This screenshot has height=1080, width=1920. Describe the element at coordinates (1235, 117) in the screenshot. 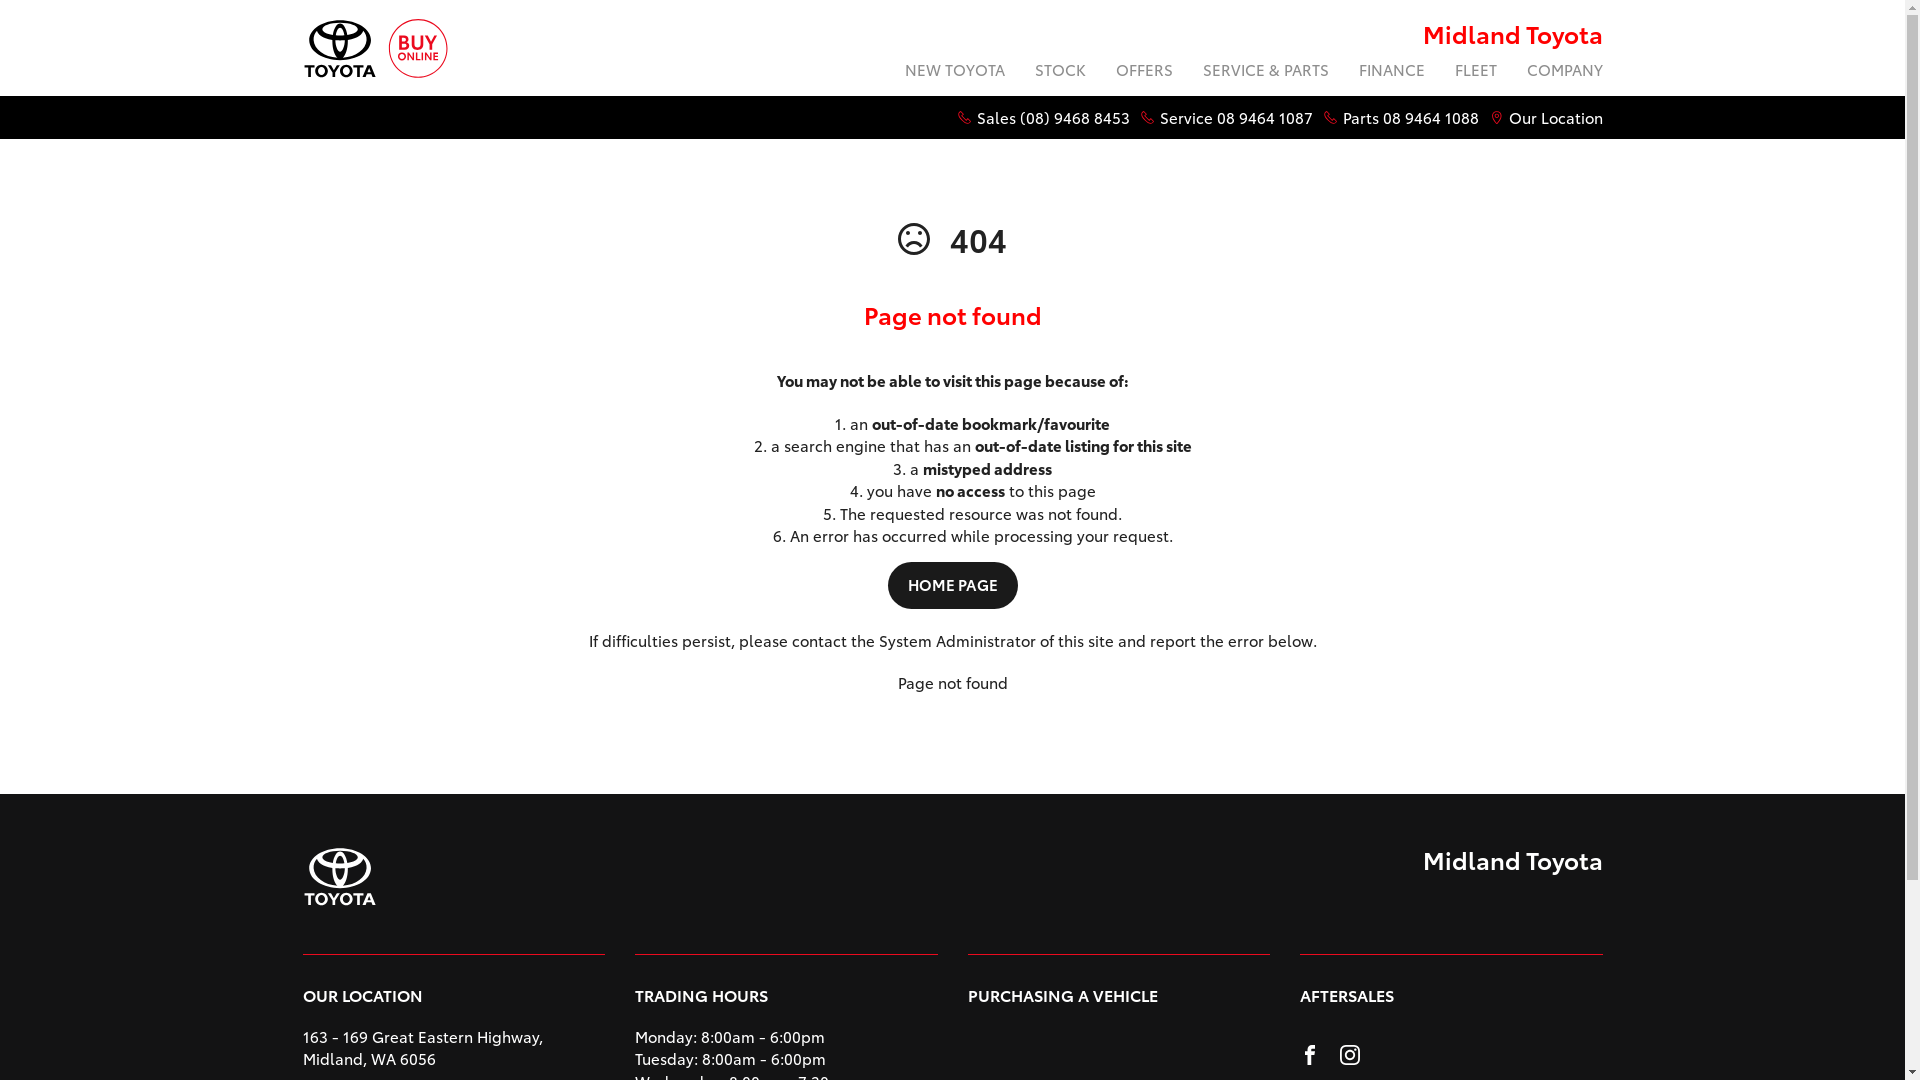

I see `'Service 08 9464 1087'` at that location.